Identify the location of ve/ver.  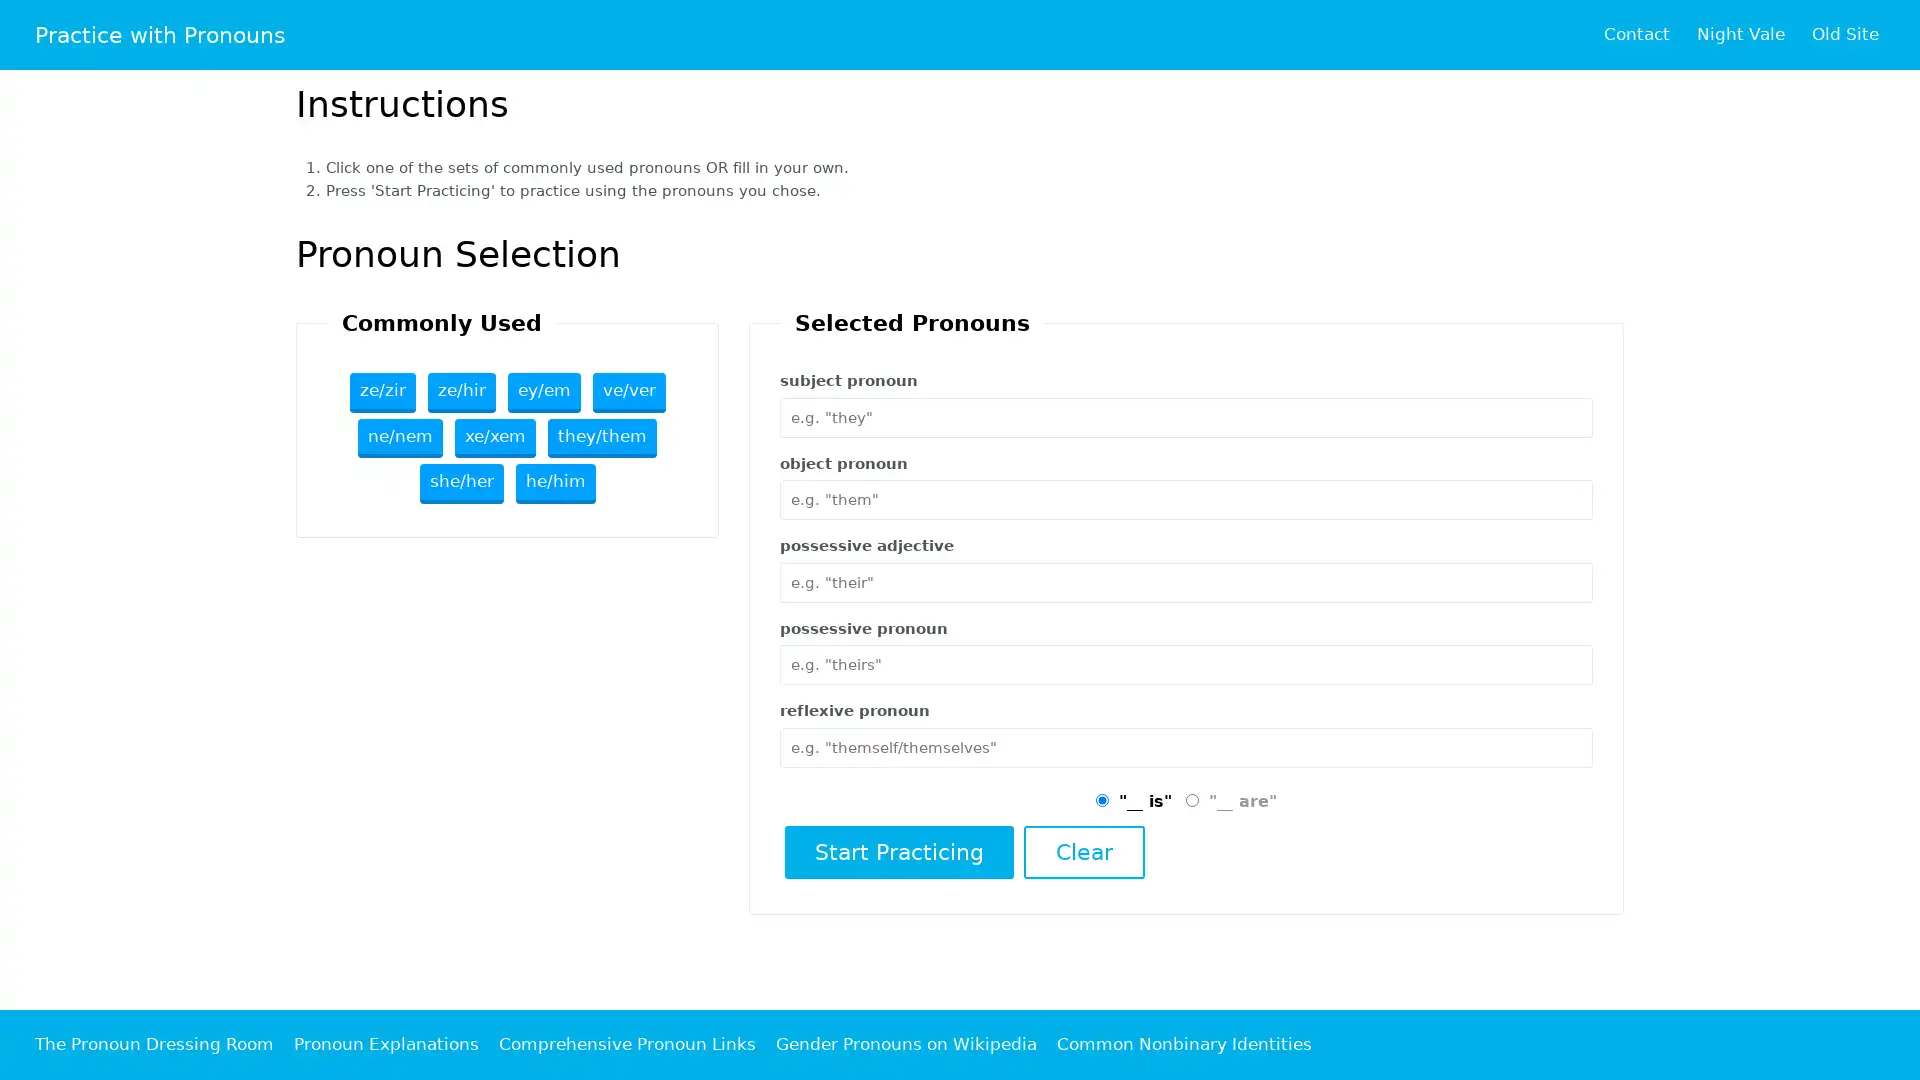
(627, 392).